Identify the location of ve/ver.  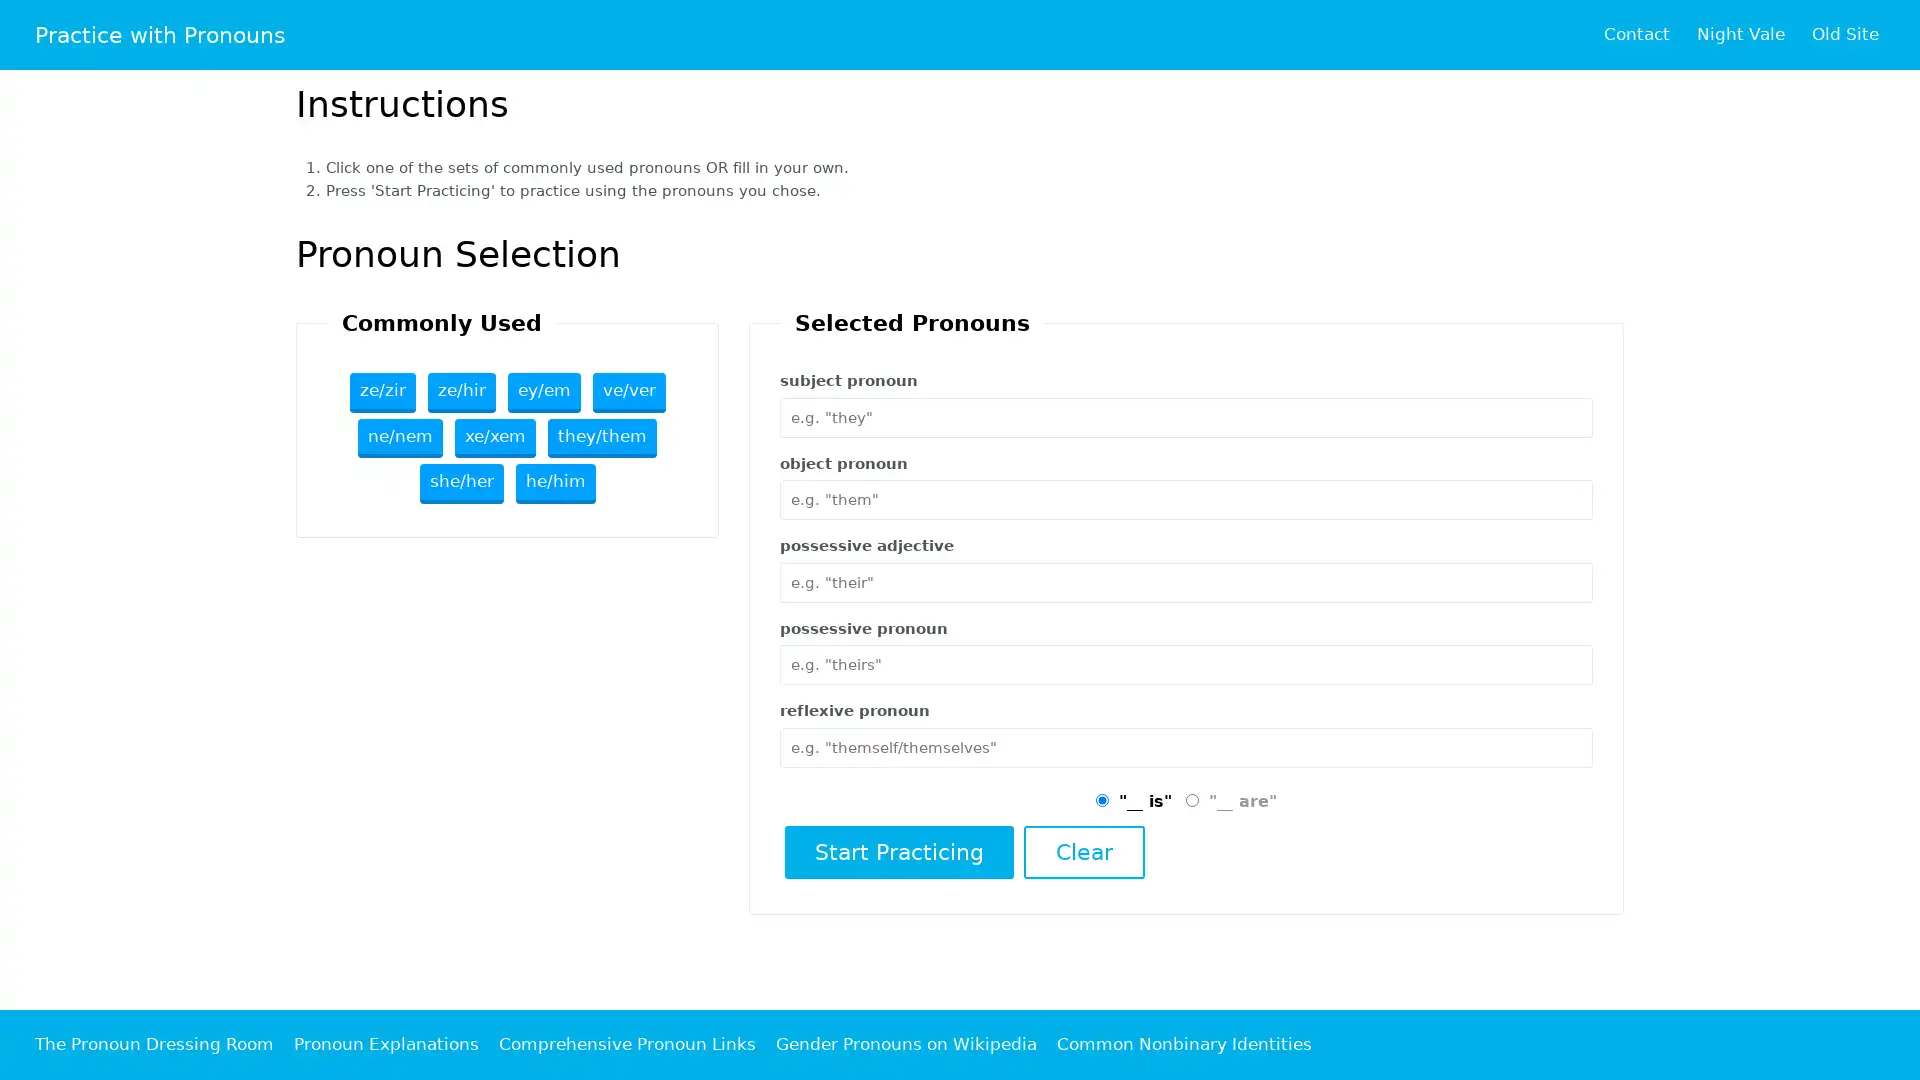
(627, 392).